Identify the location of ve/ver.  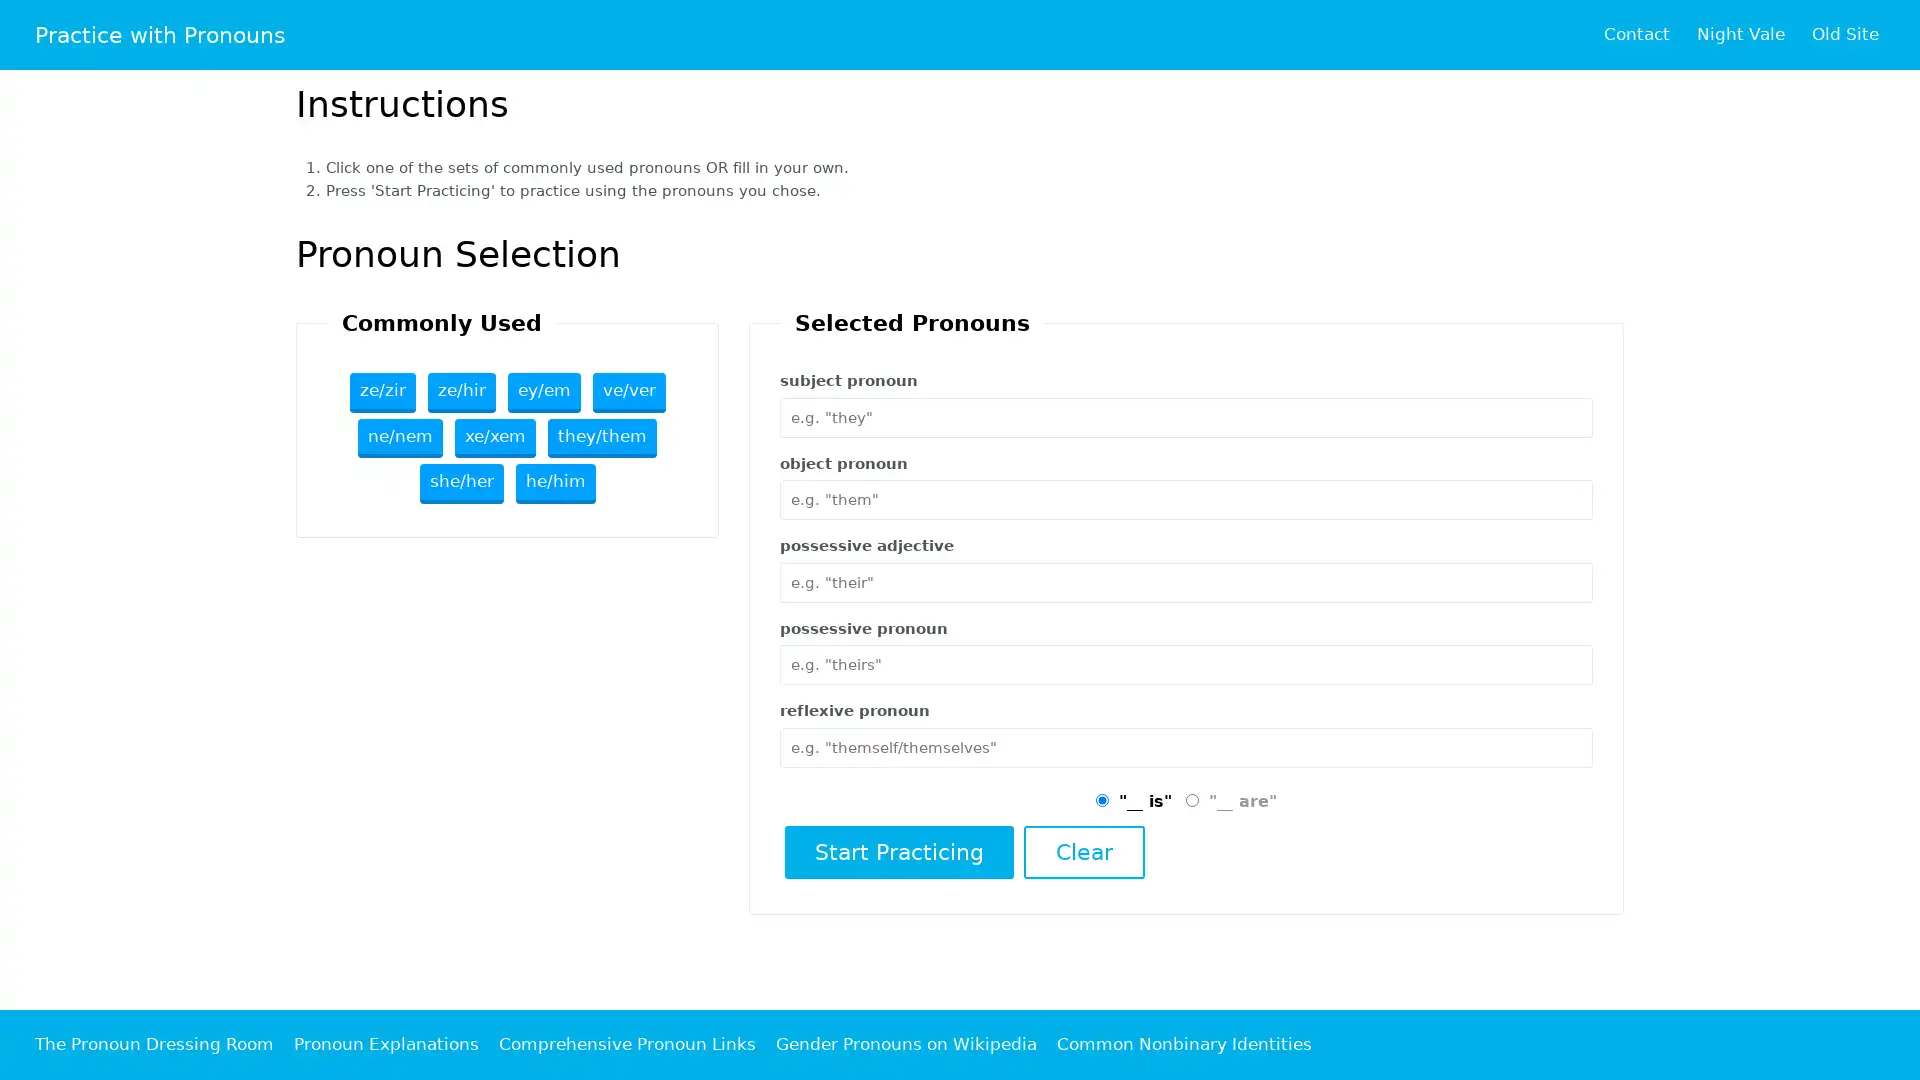
(627, 392).